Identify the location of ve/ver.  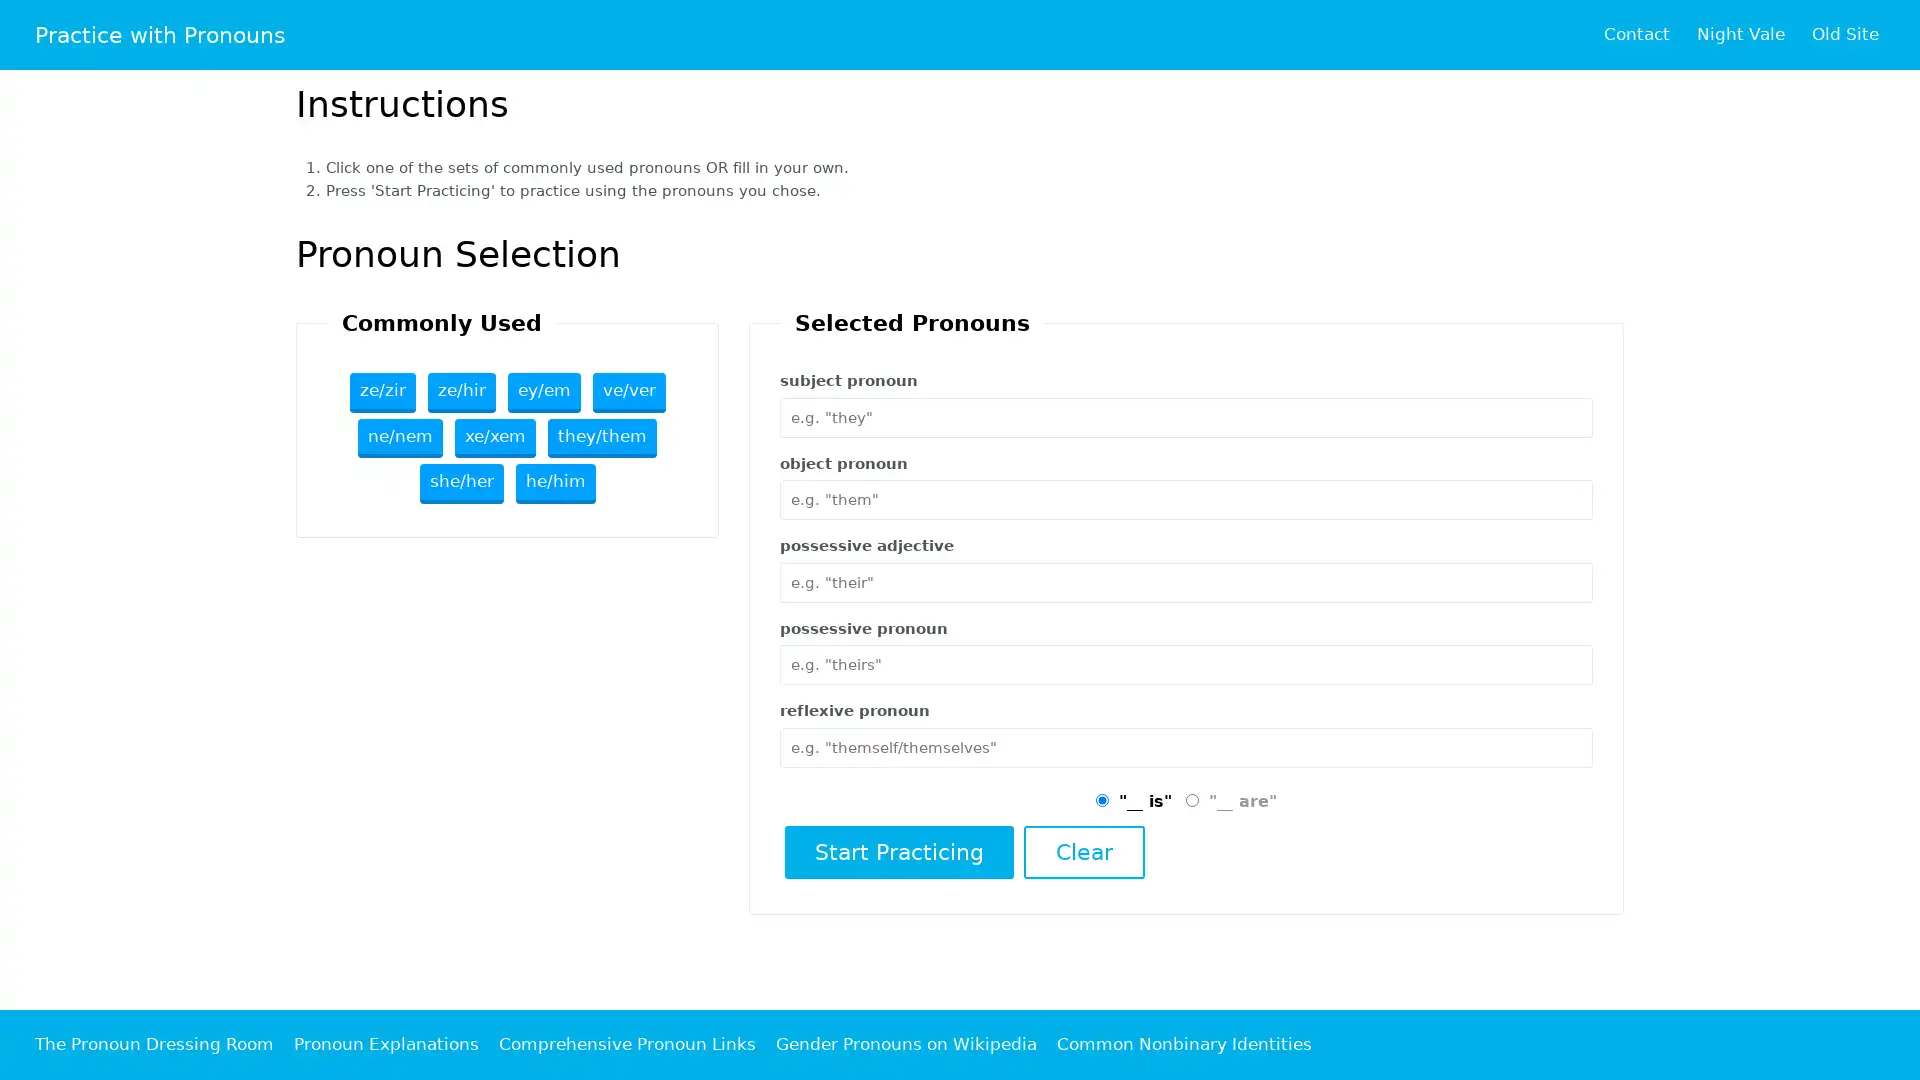
(627, 392).